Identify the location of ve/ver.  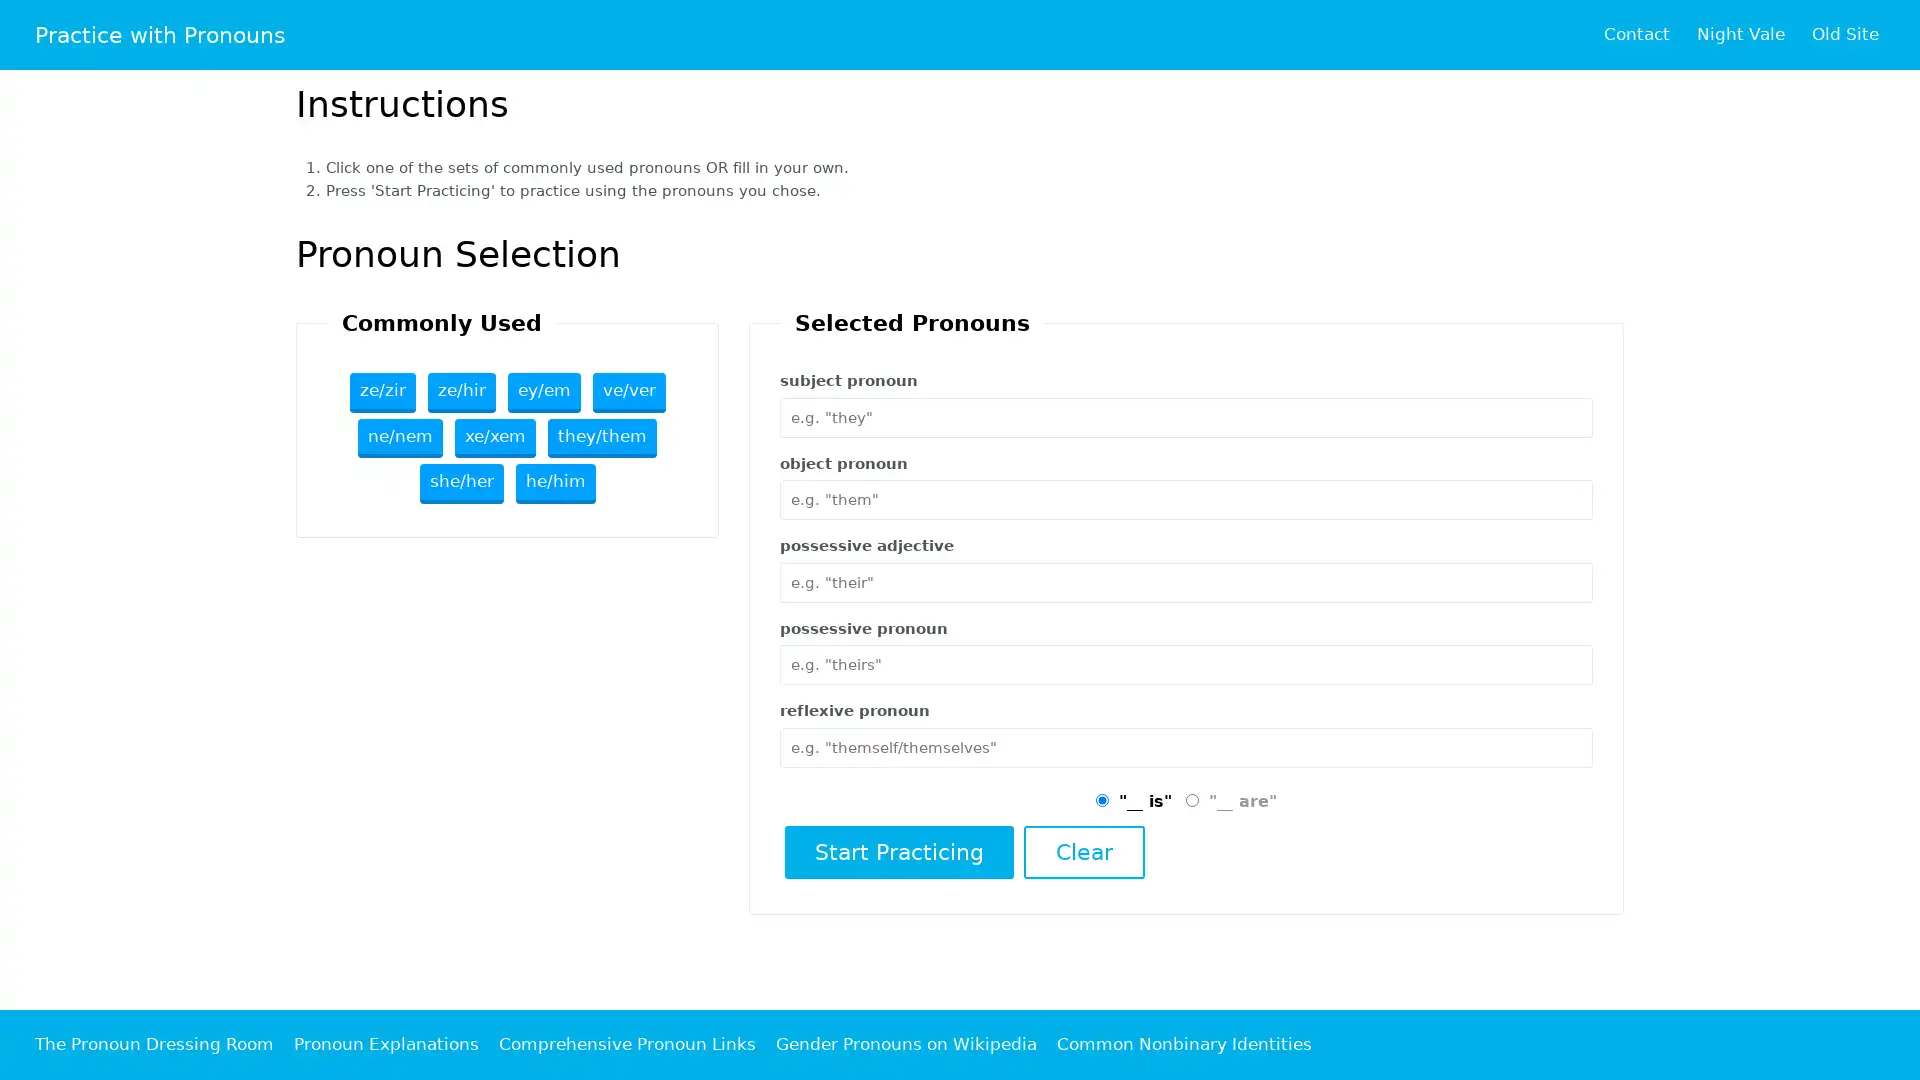
(627, 392).